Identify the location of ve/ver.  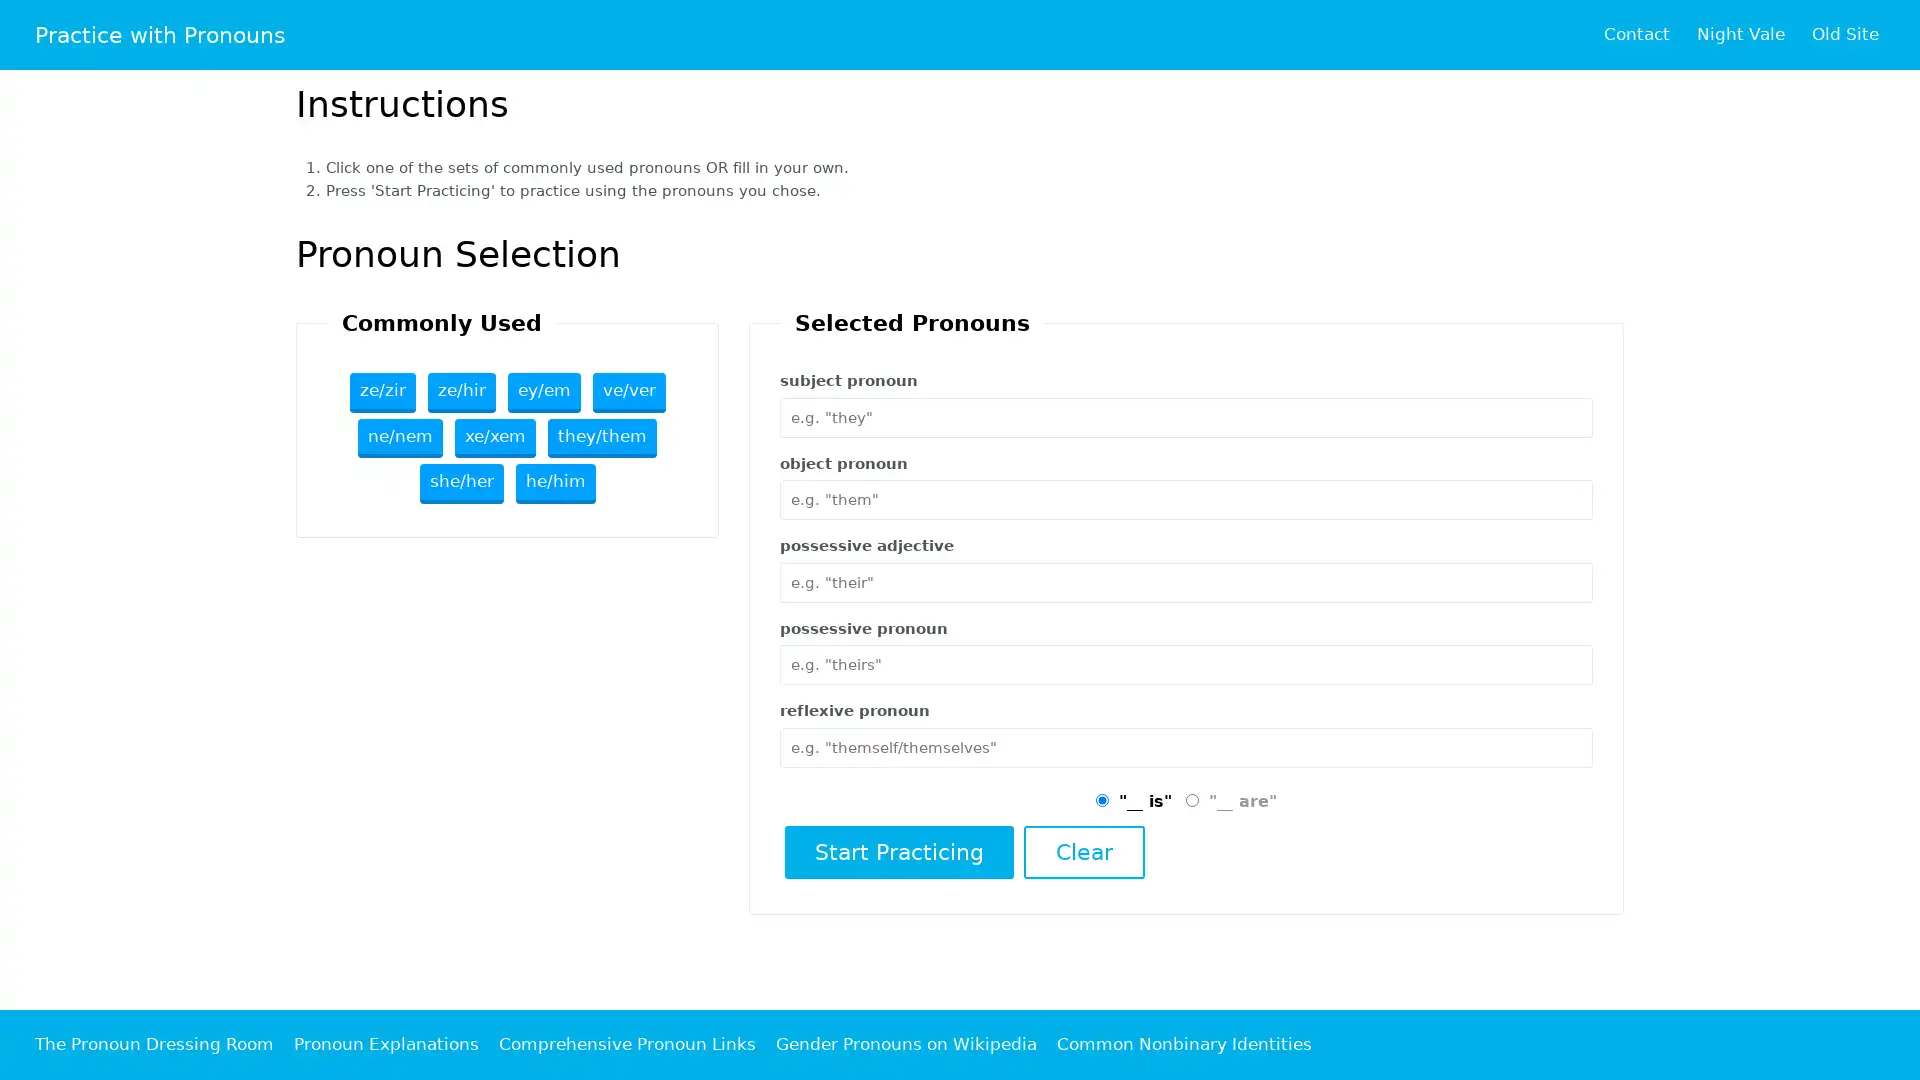
(627, 392).